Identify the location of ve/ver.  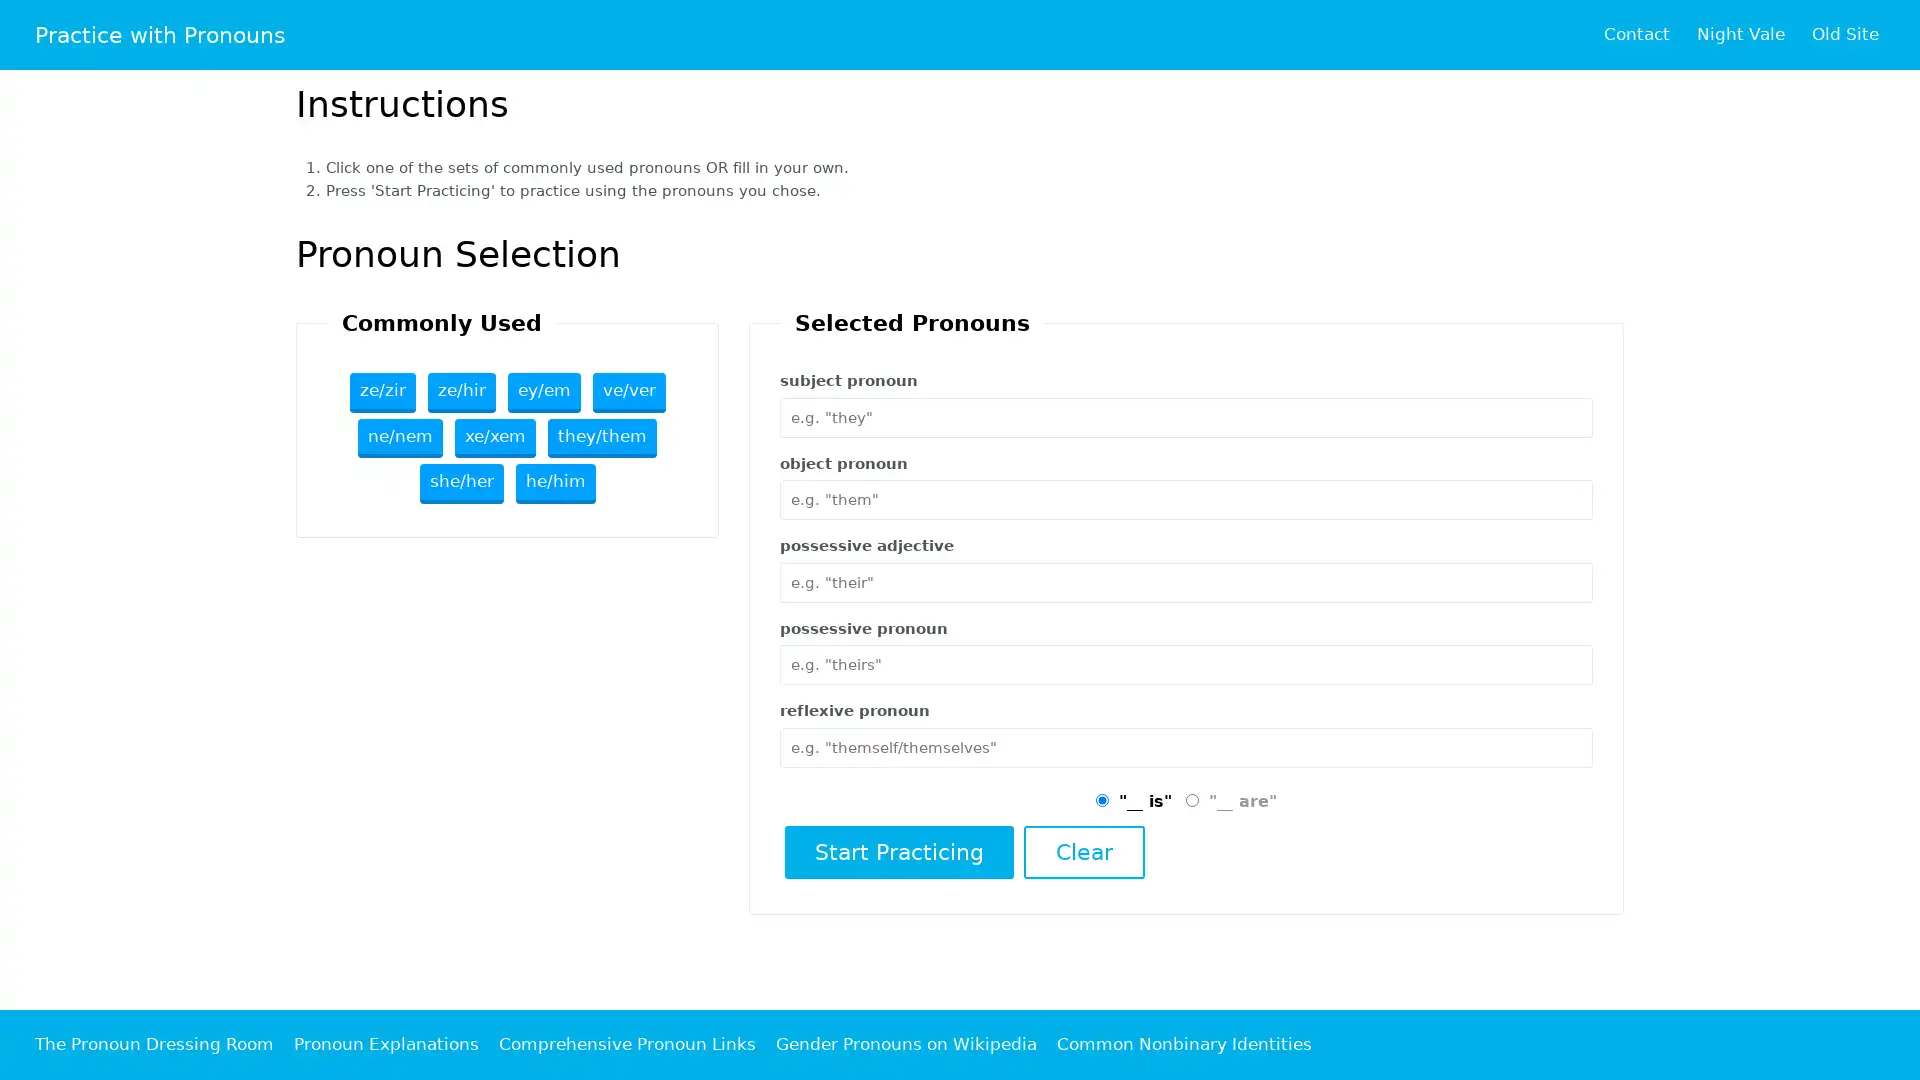
(627, 392).